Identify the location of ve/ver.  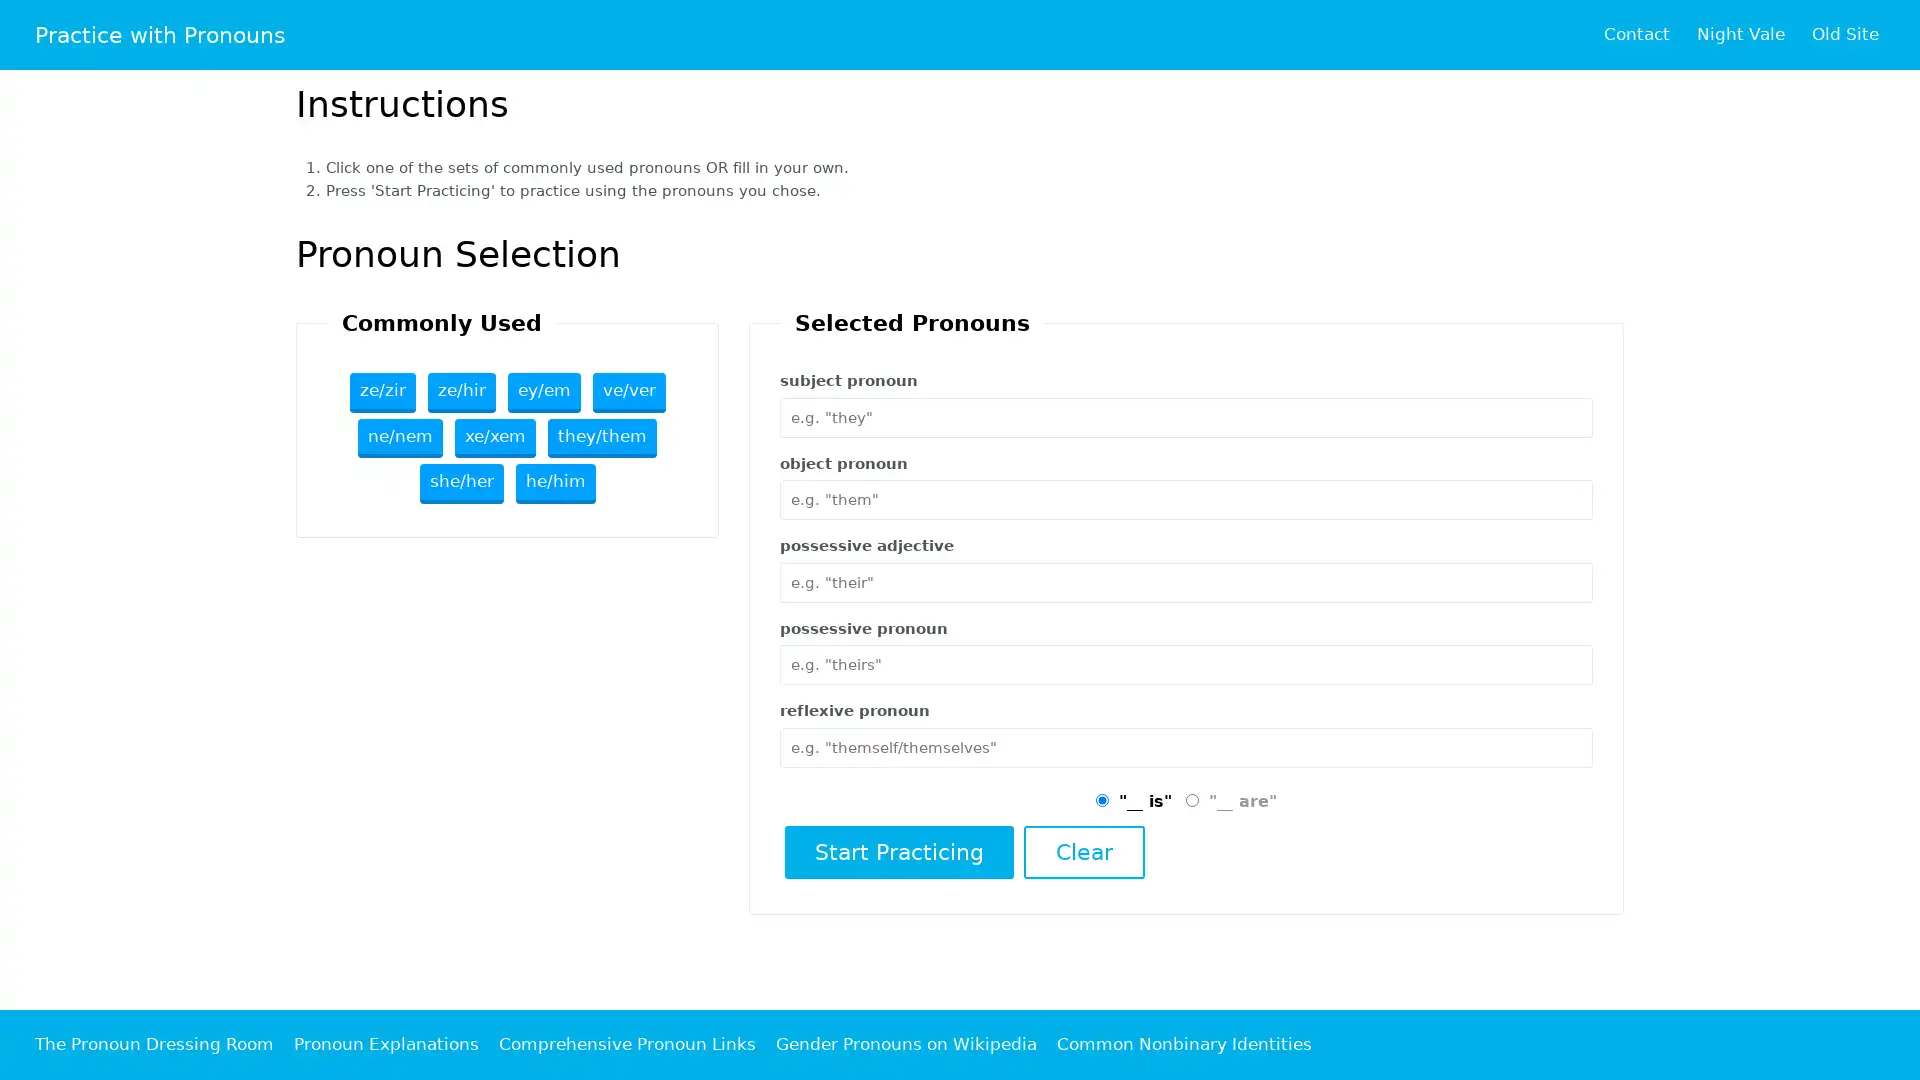
(627, 392).